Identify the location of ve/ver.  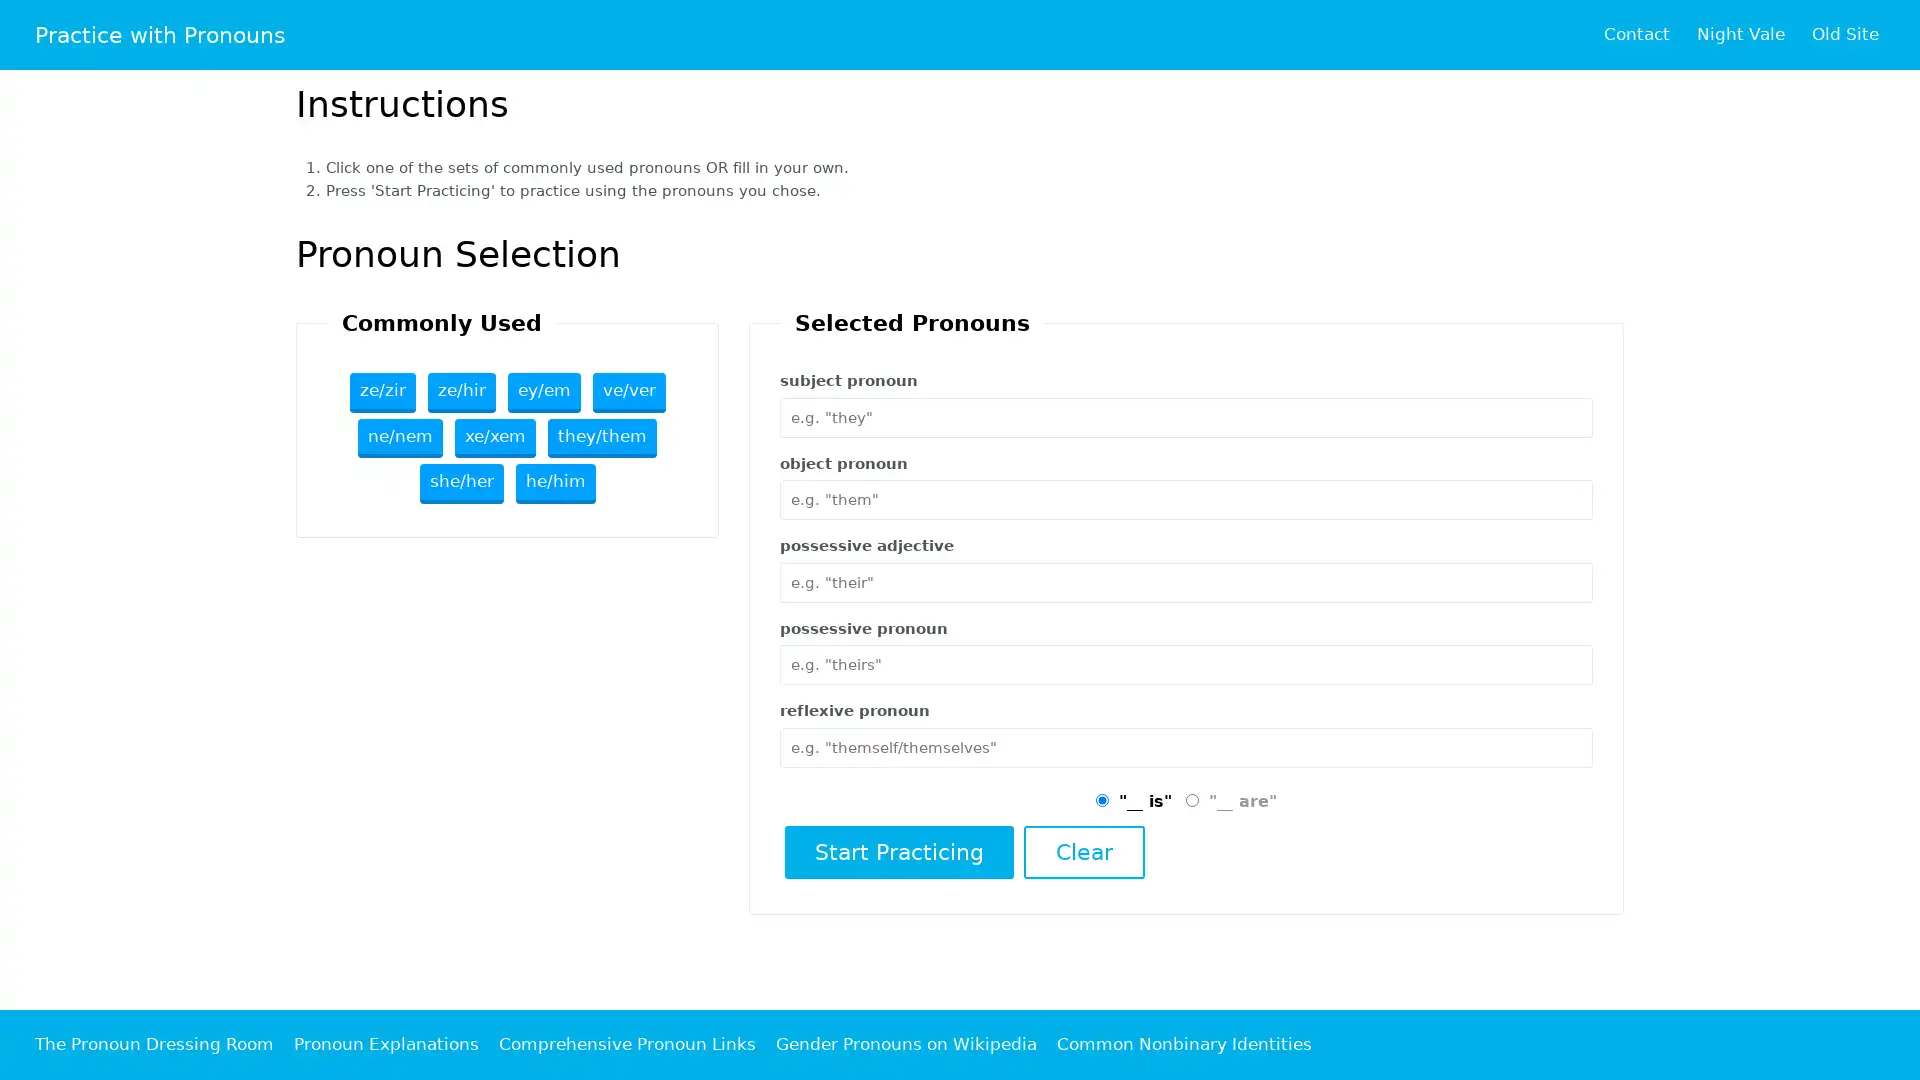
(627, 392).